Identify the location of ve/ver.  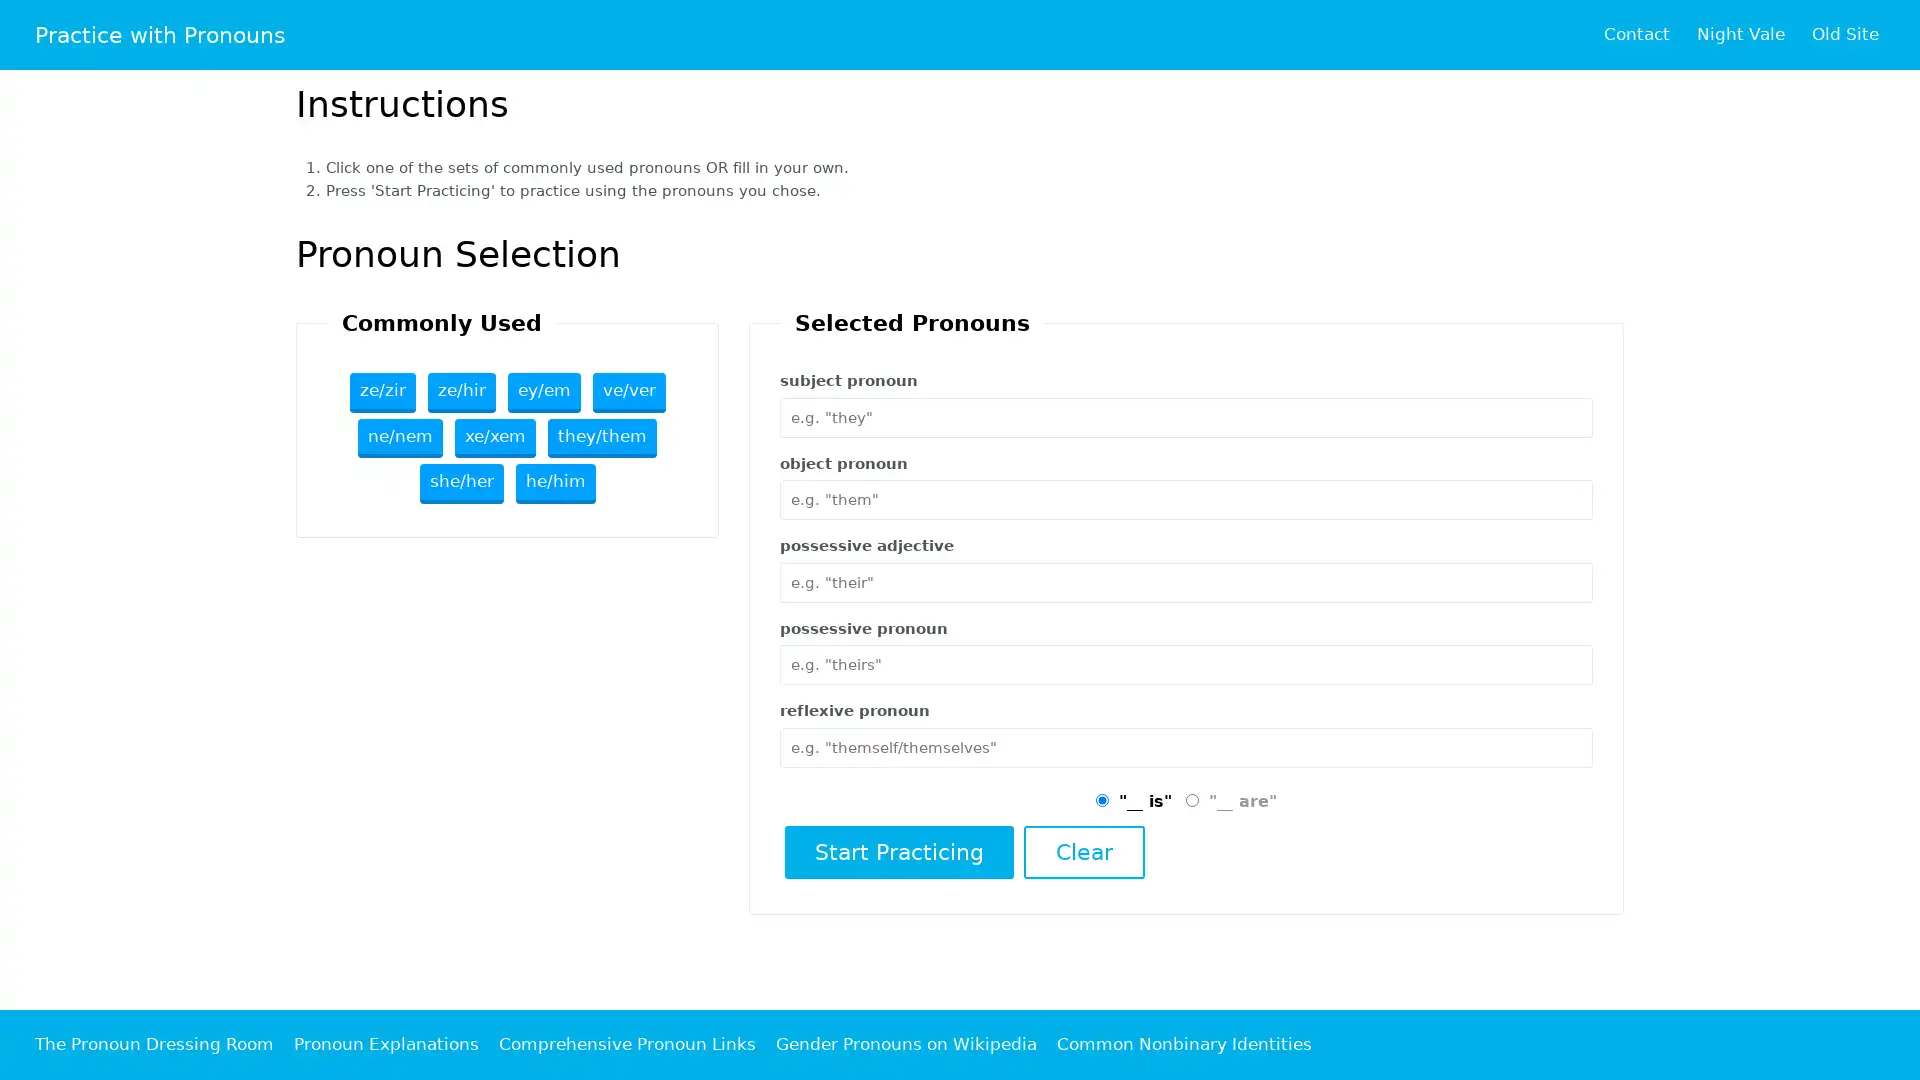
(627, 392).